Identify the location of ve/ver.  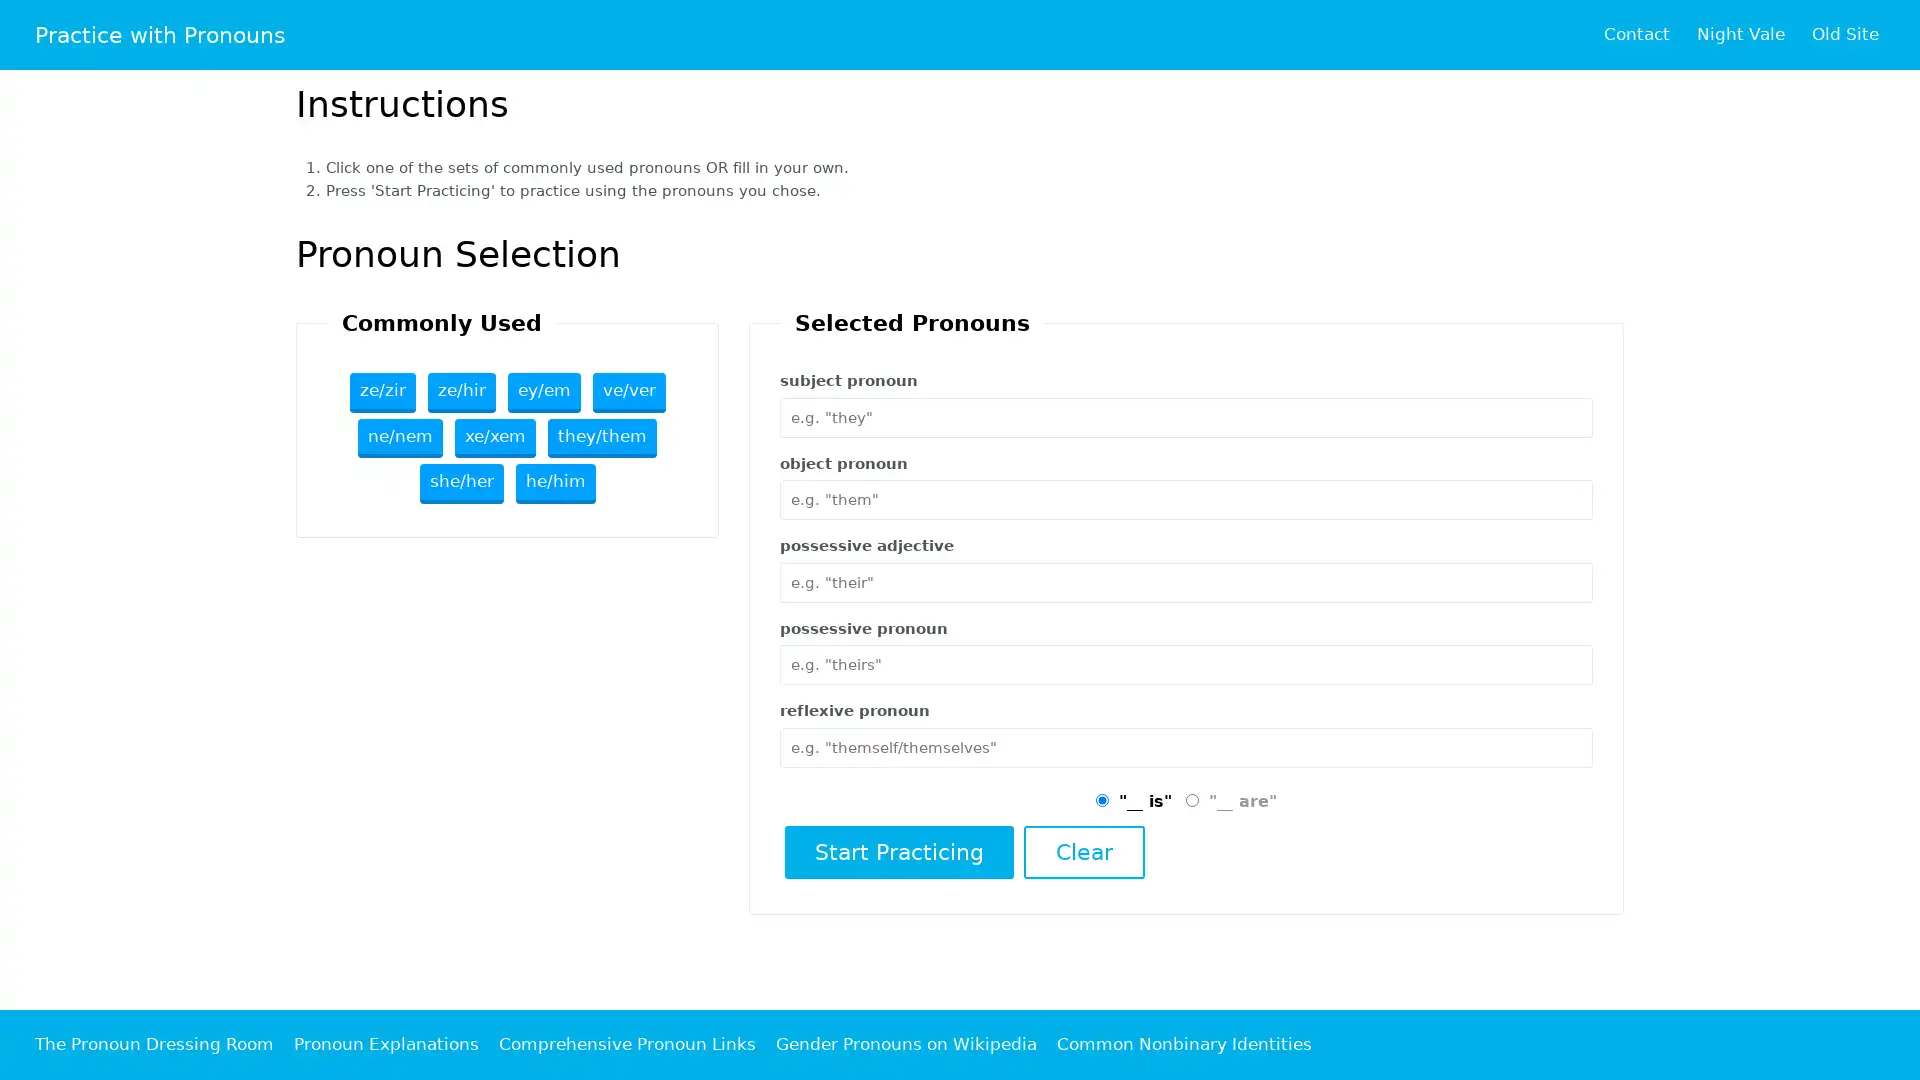
(627, 392).